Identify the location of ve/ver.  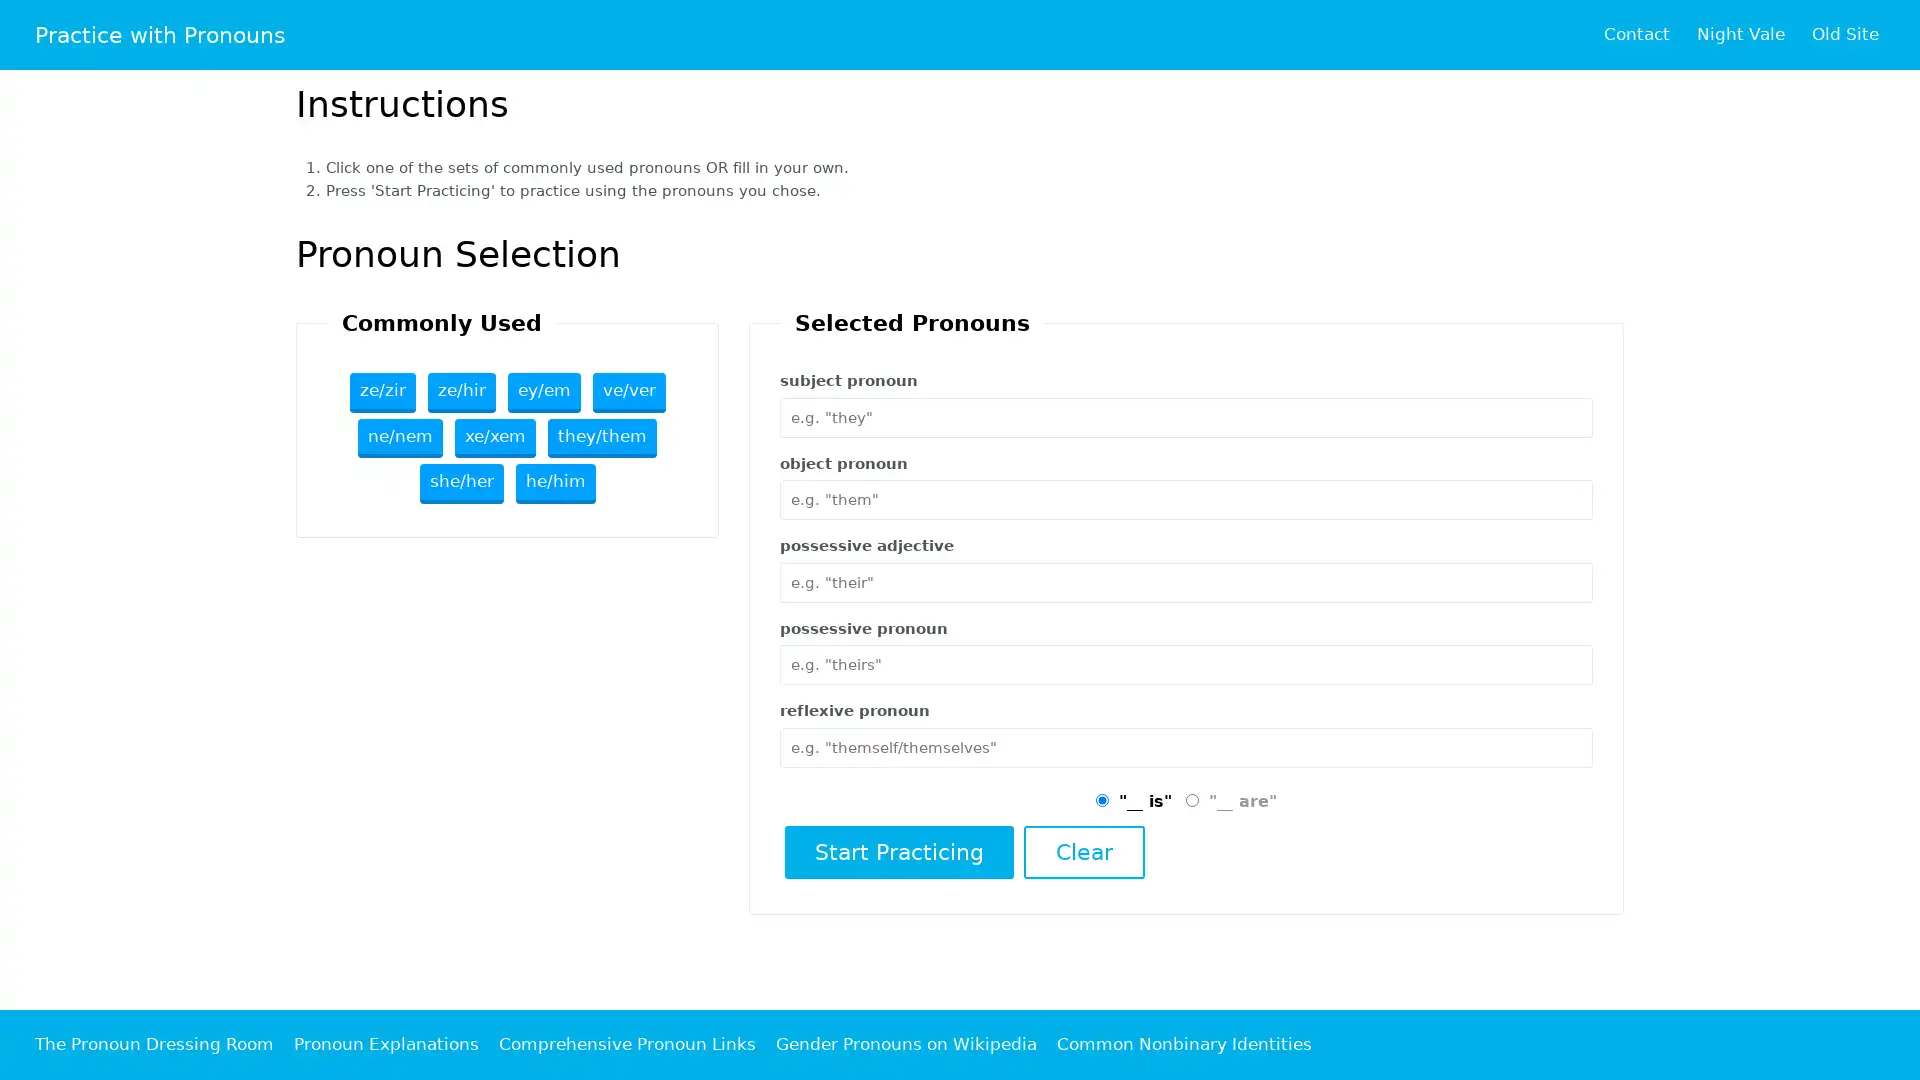
(627, 392).